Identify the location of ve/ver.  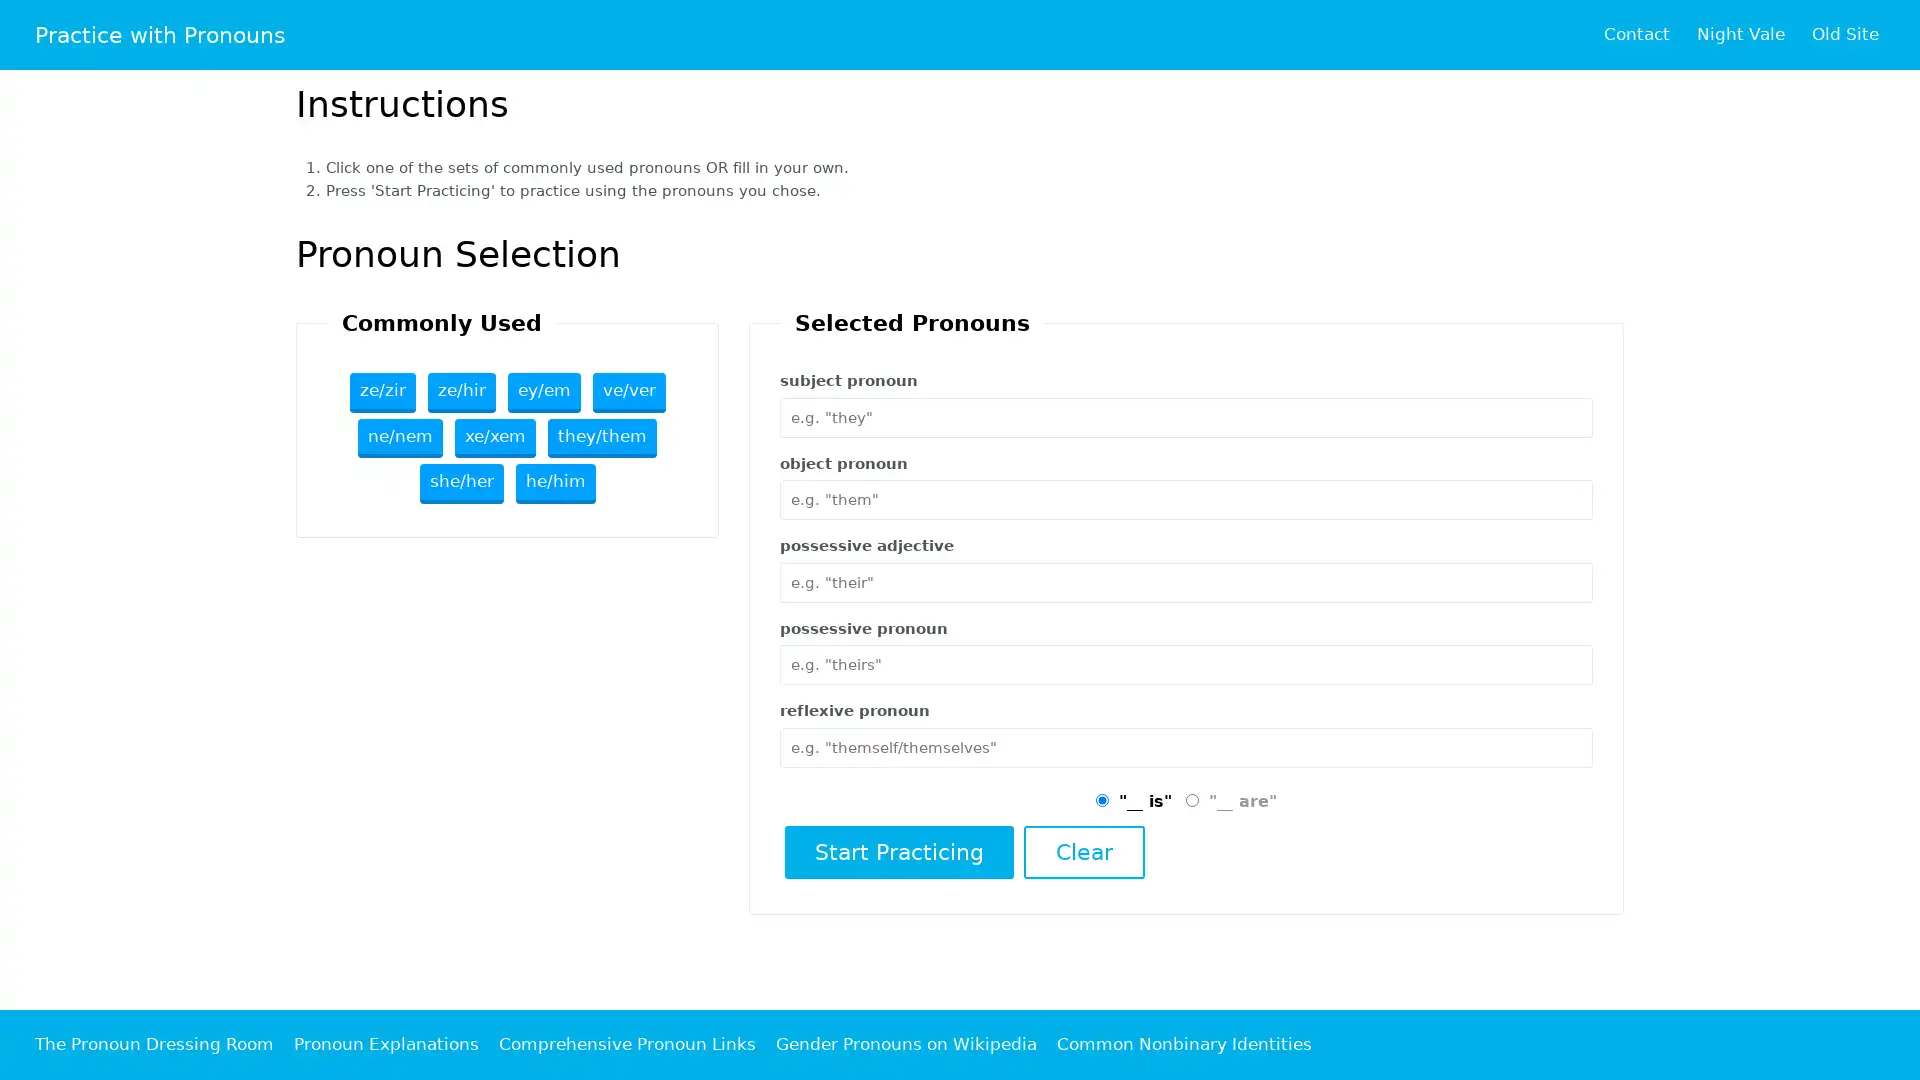
(627, 392).